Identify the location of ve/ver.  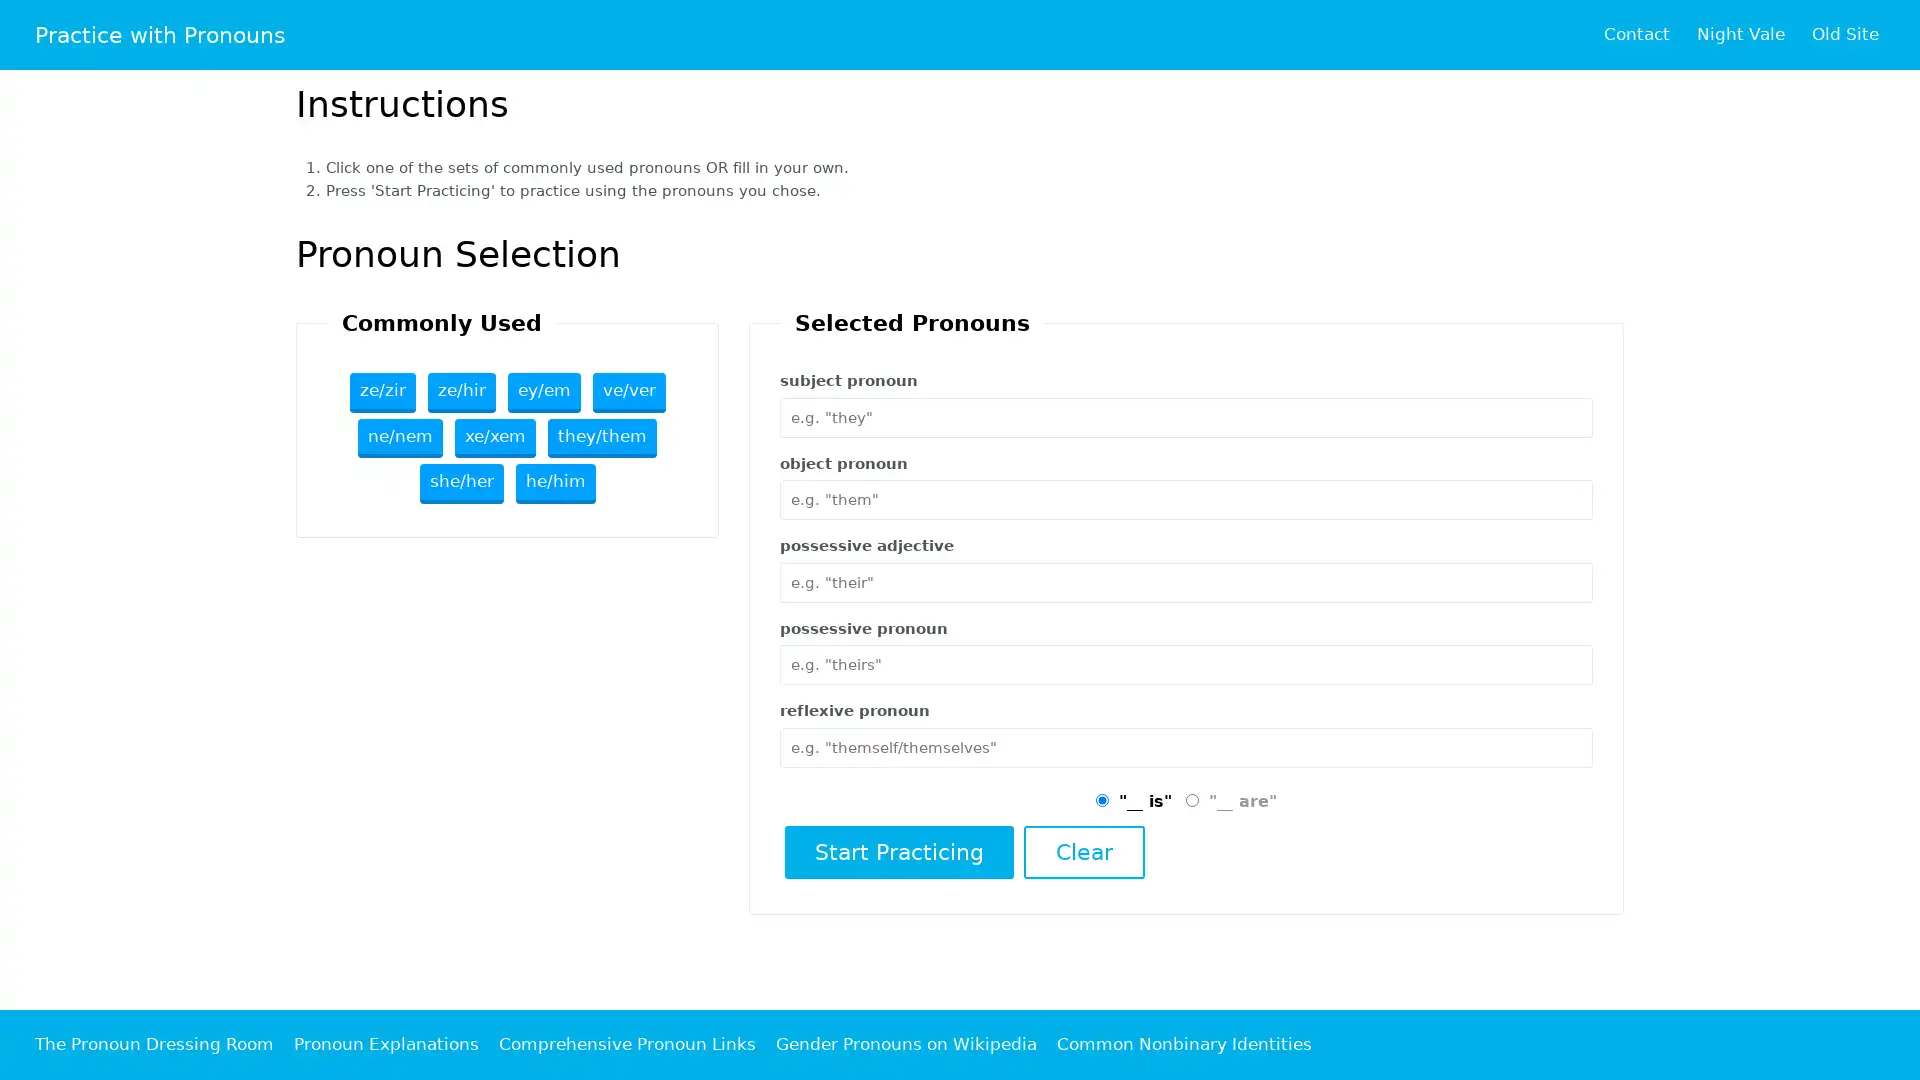
(627, 392).